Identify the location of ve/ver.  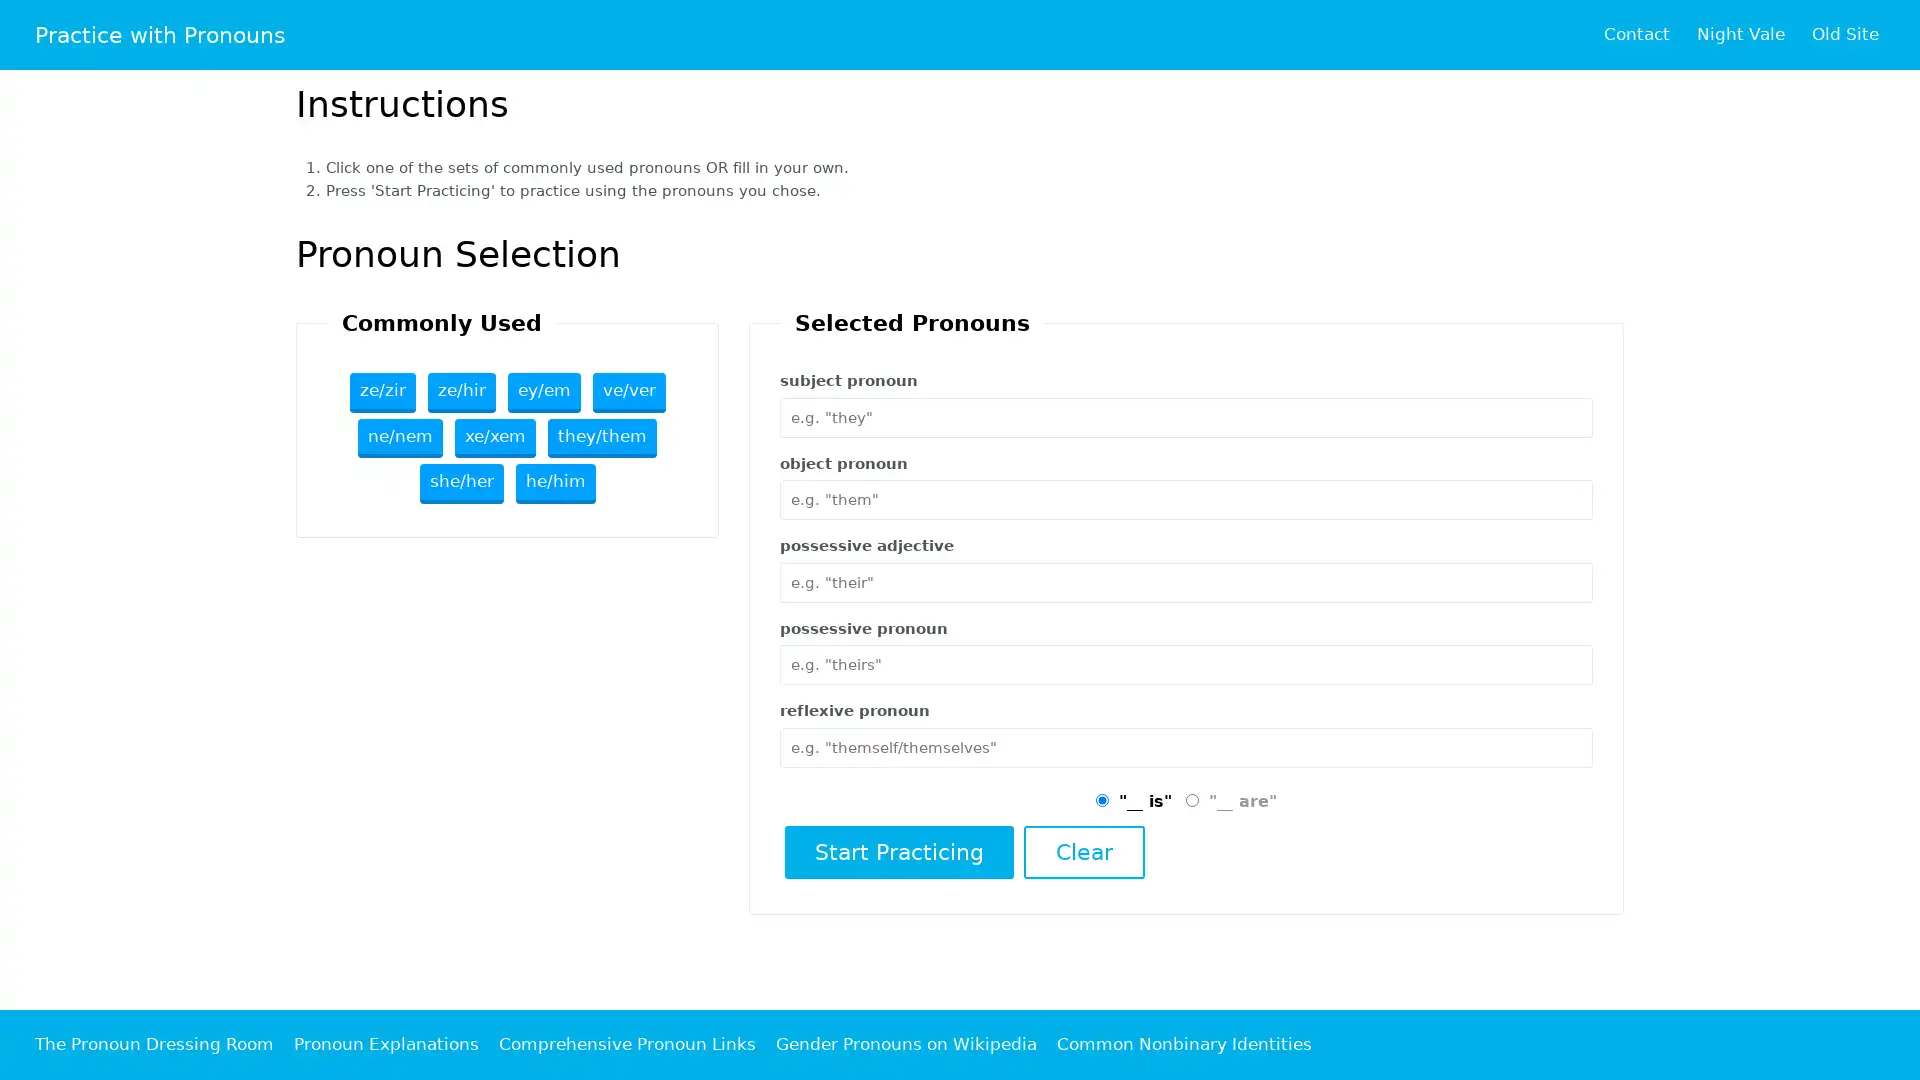
(627, 392).